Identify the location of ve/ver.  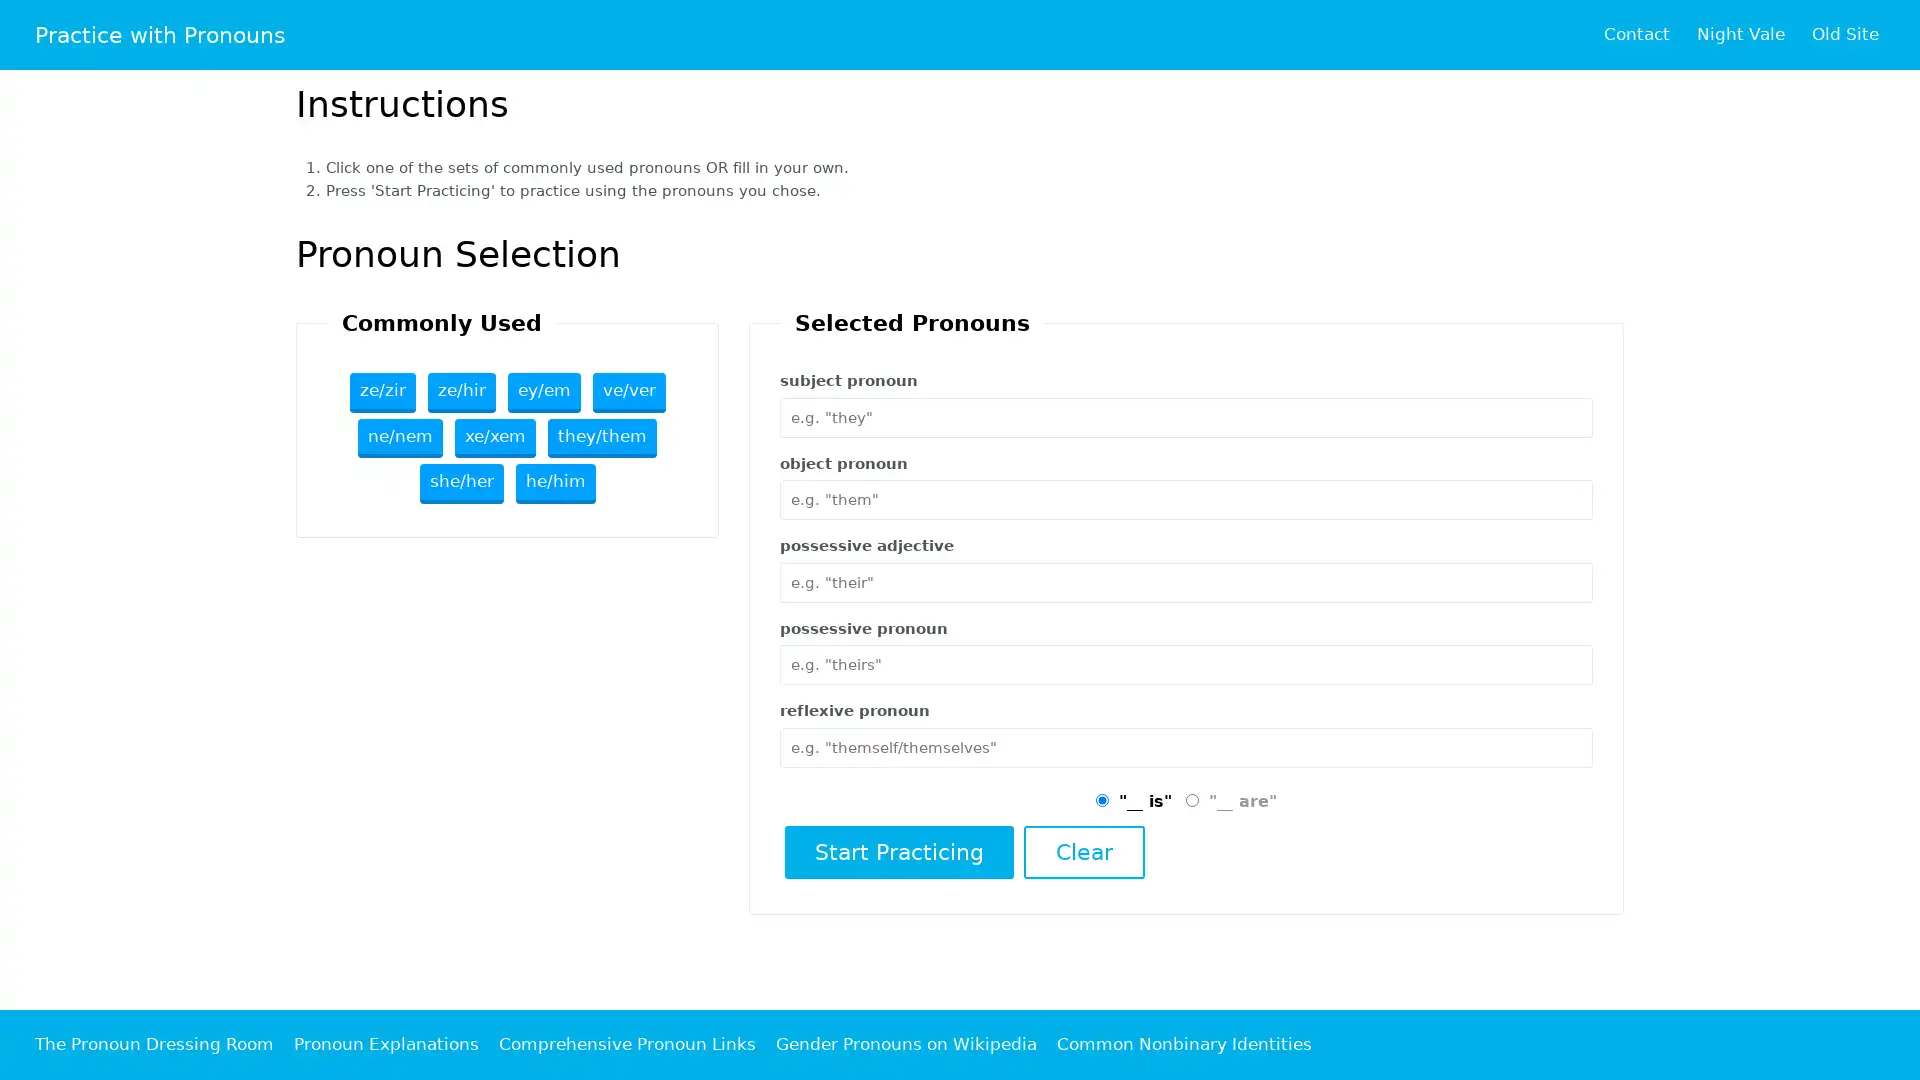
(627, 392).